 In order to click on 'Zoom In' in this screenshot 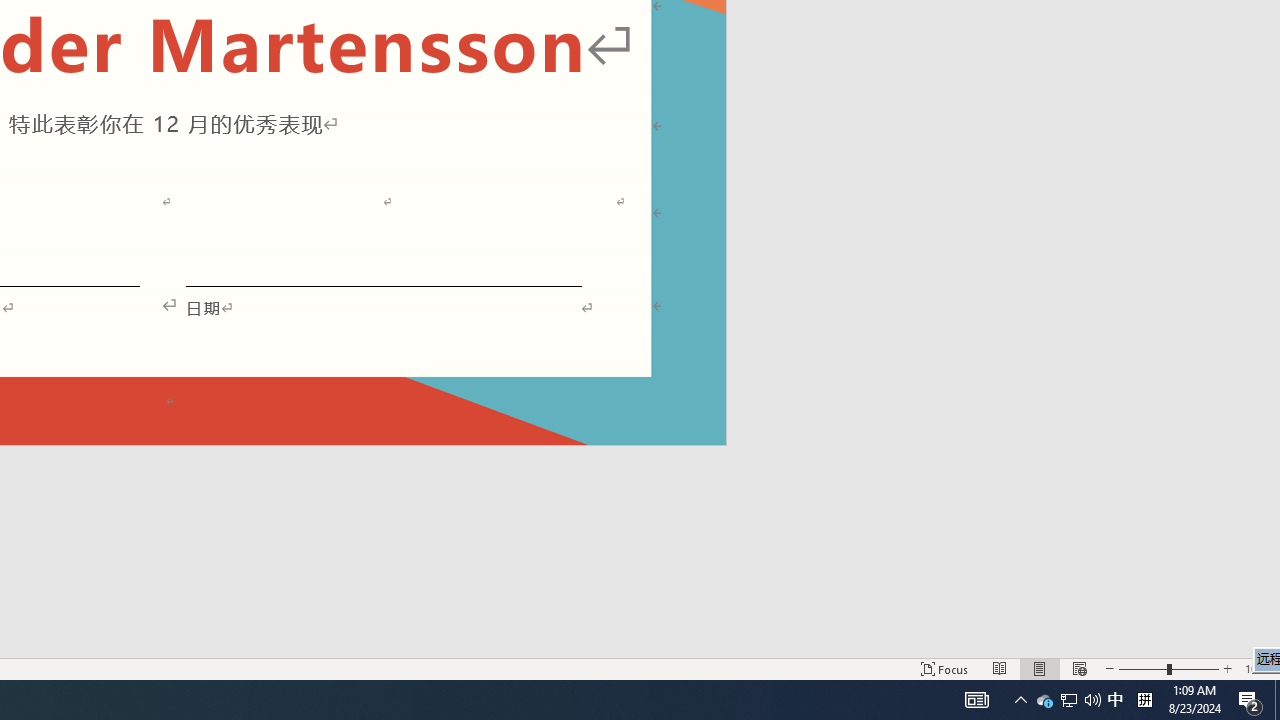, I will do `click(1226, 669)`.